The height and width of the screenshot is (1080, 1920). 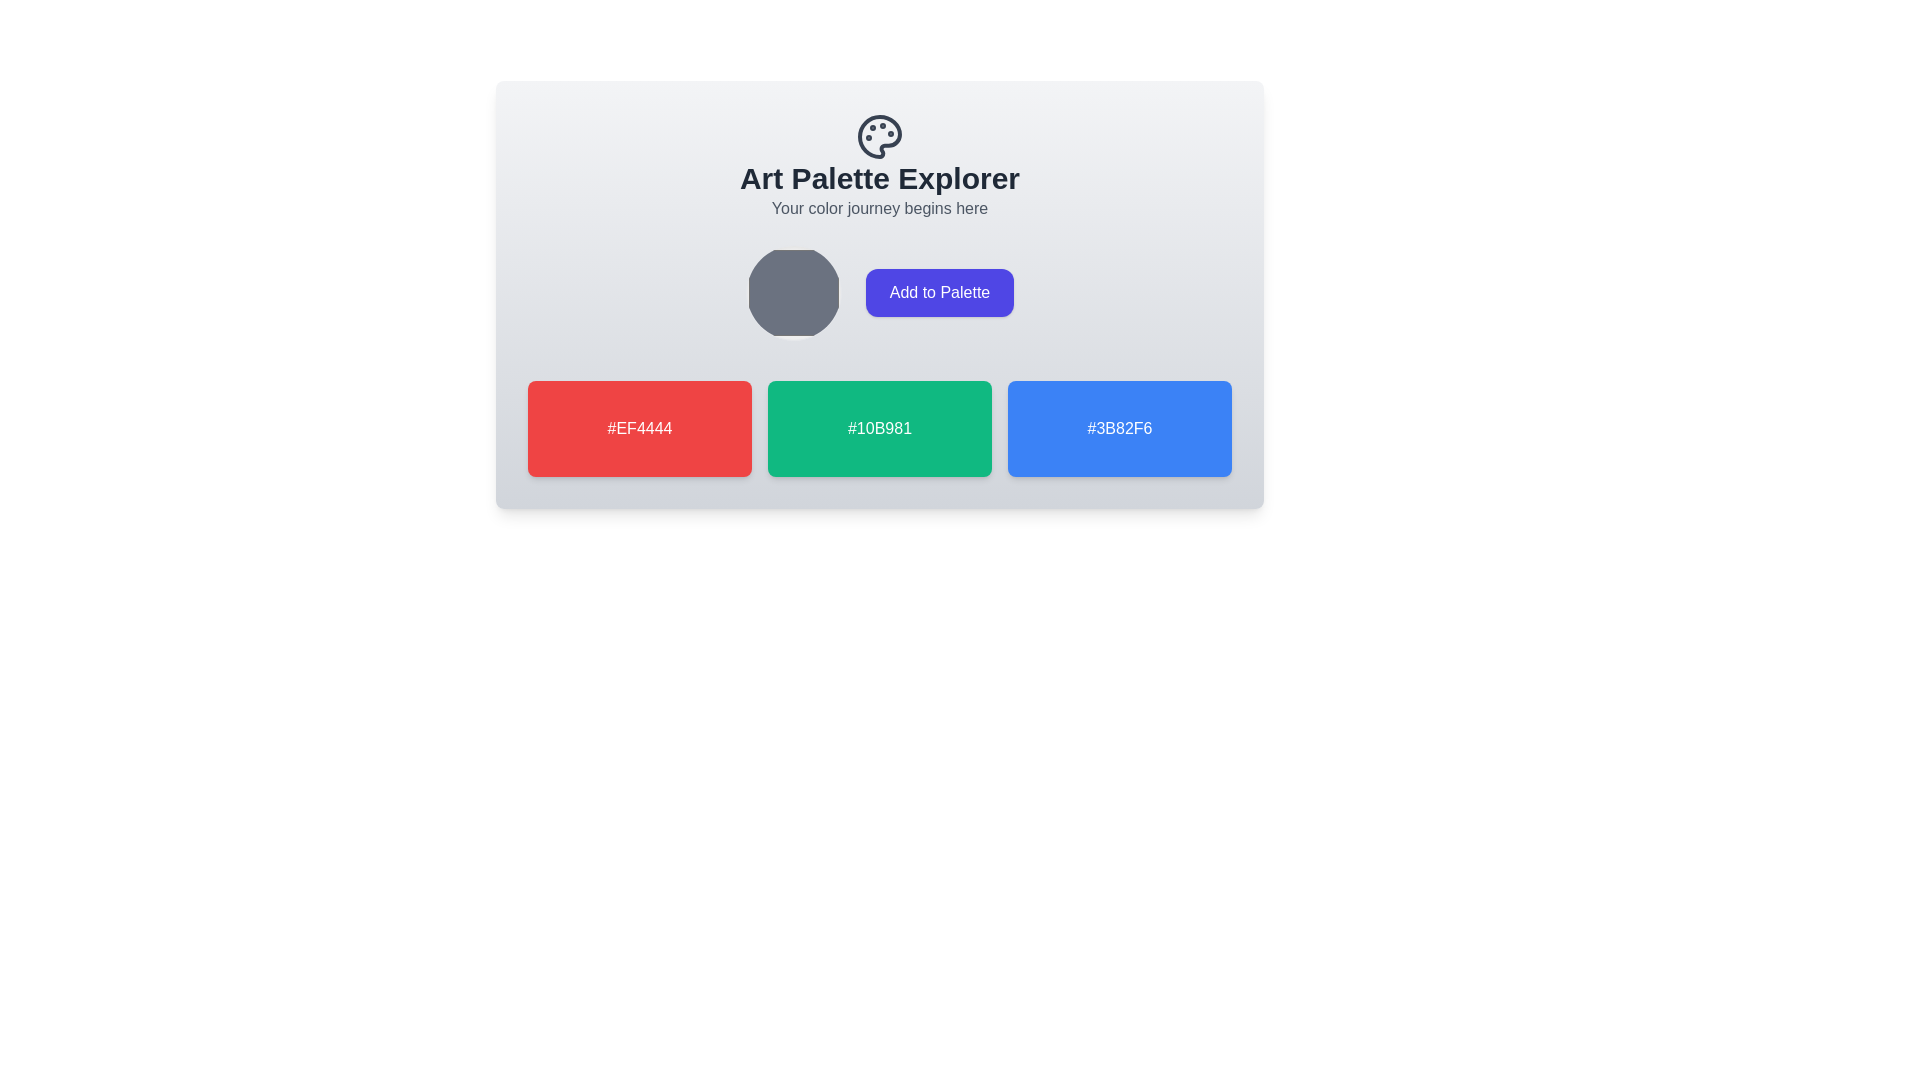 I want to click on the vibrant indigo 'Add to Palette' button with rounded corners, so click(x=939, y=293).